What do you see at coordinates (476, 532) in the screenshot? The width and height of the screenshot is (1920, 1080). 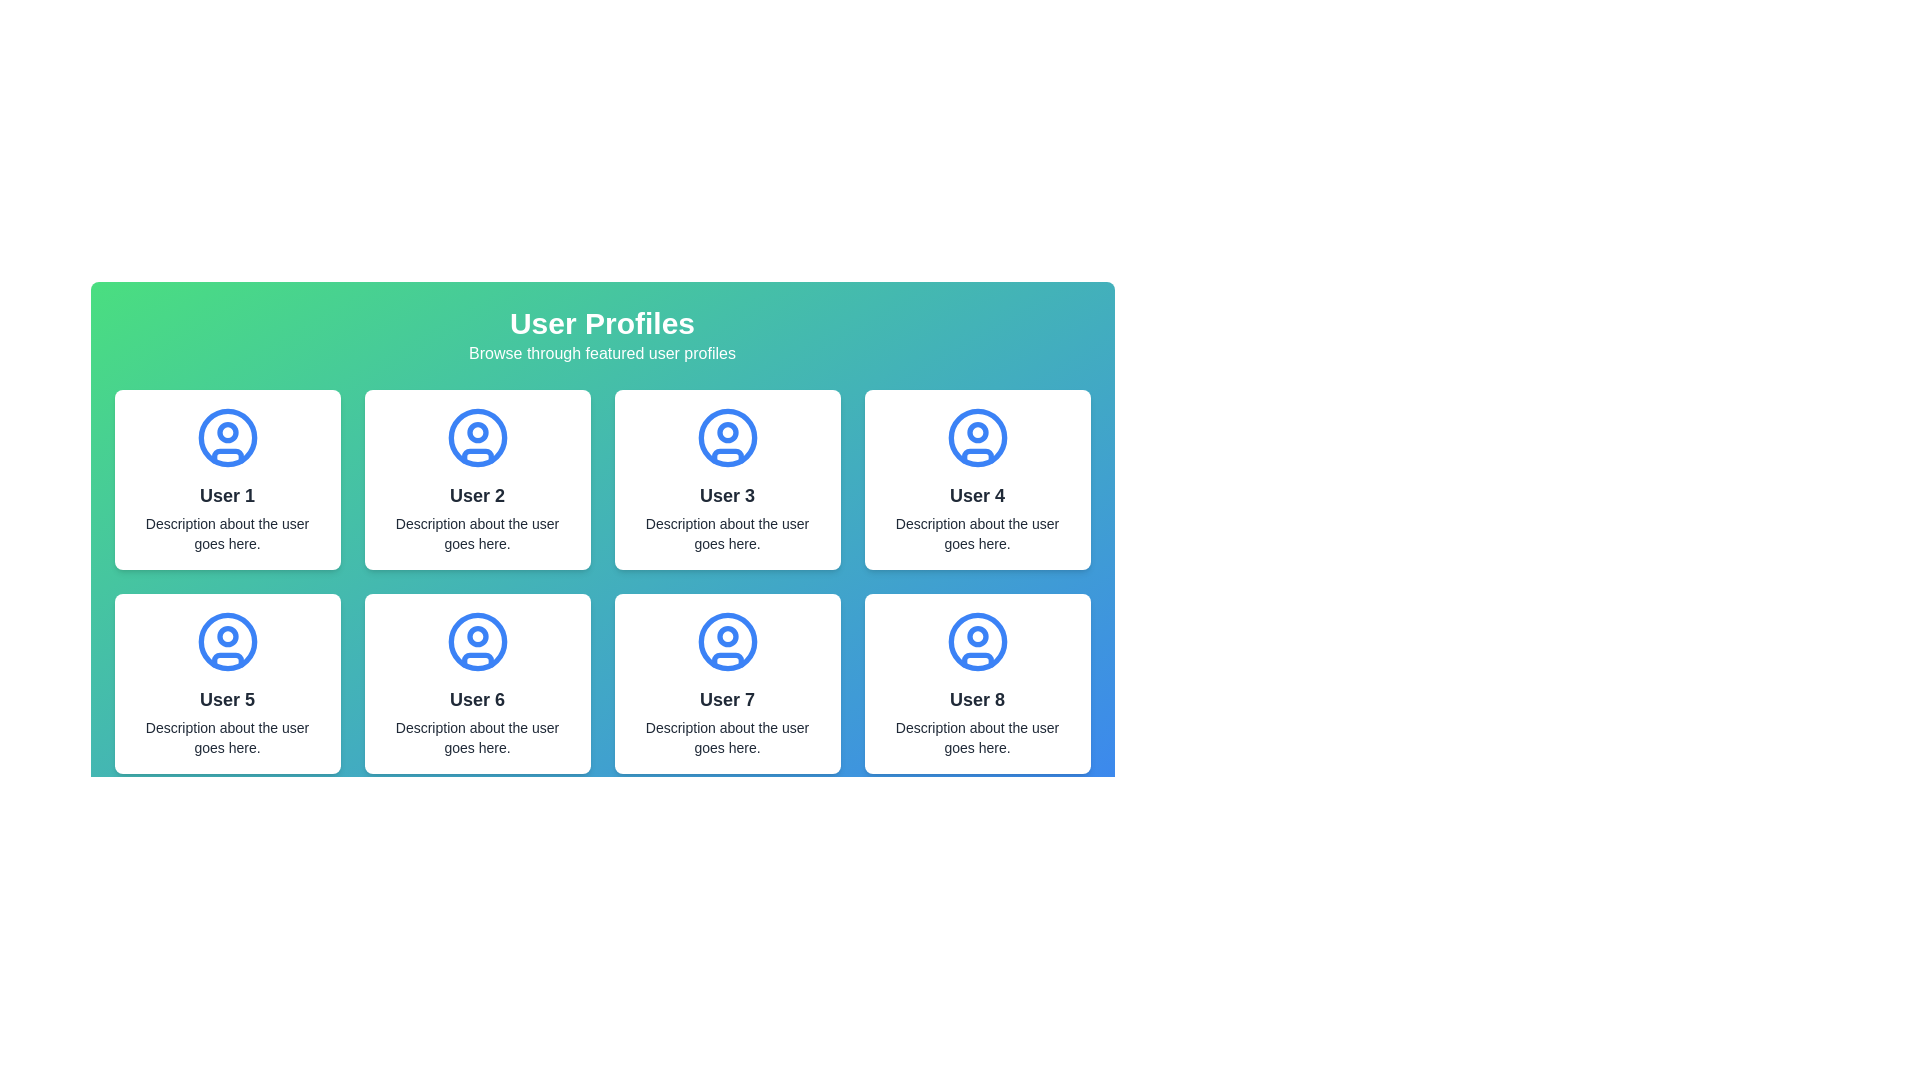 I see `the Text Label that provides a brief description for 'User 2', positioned beneath the title within the card layout` at bounding box center [476, 532].